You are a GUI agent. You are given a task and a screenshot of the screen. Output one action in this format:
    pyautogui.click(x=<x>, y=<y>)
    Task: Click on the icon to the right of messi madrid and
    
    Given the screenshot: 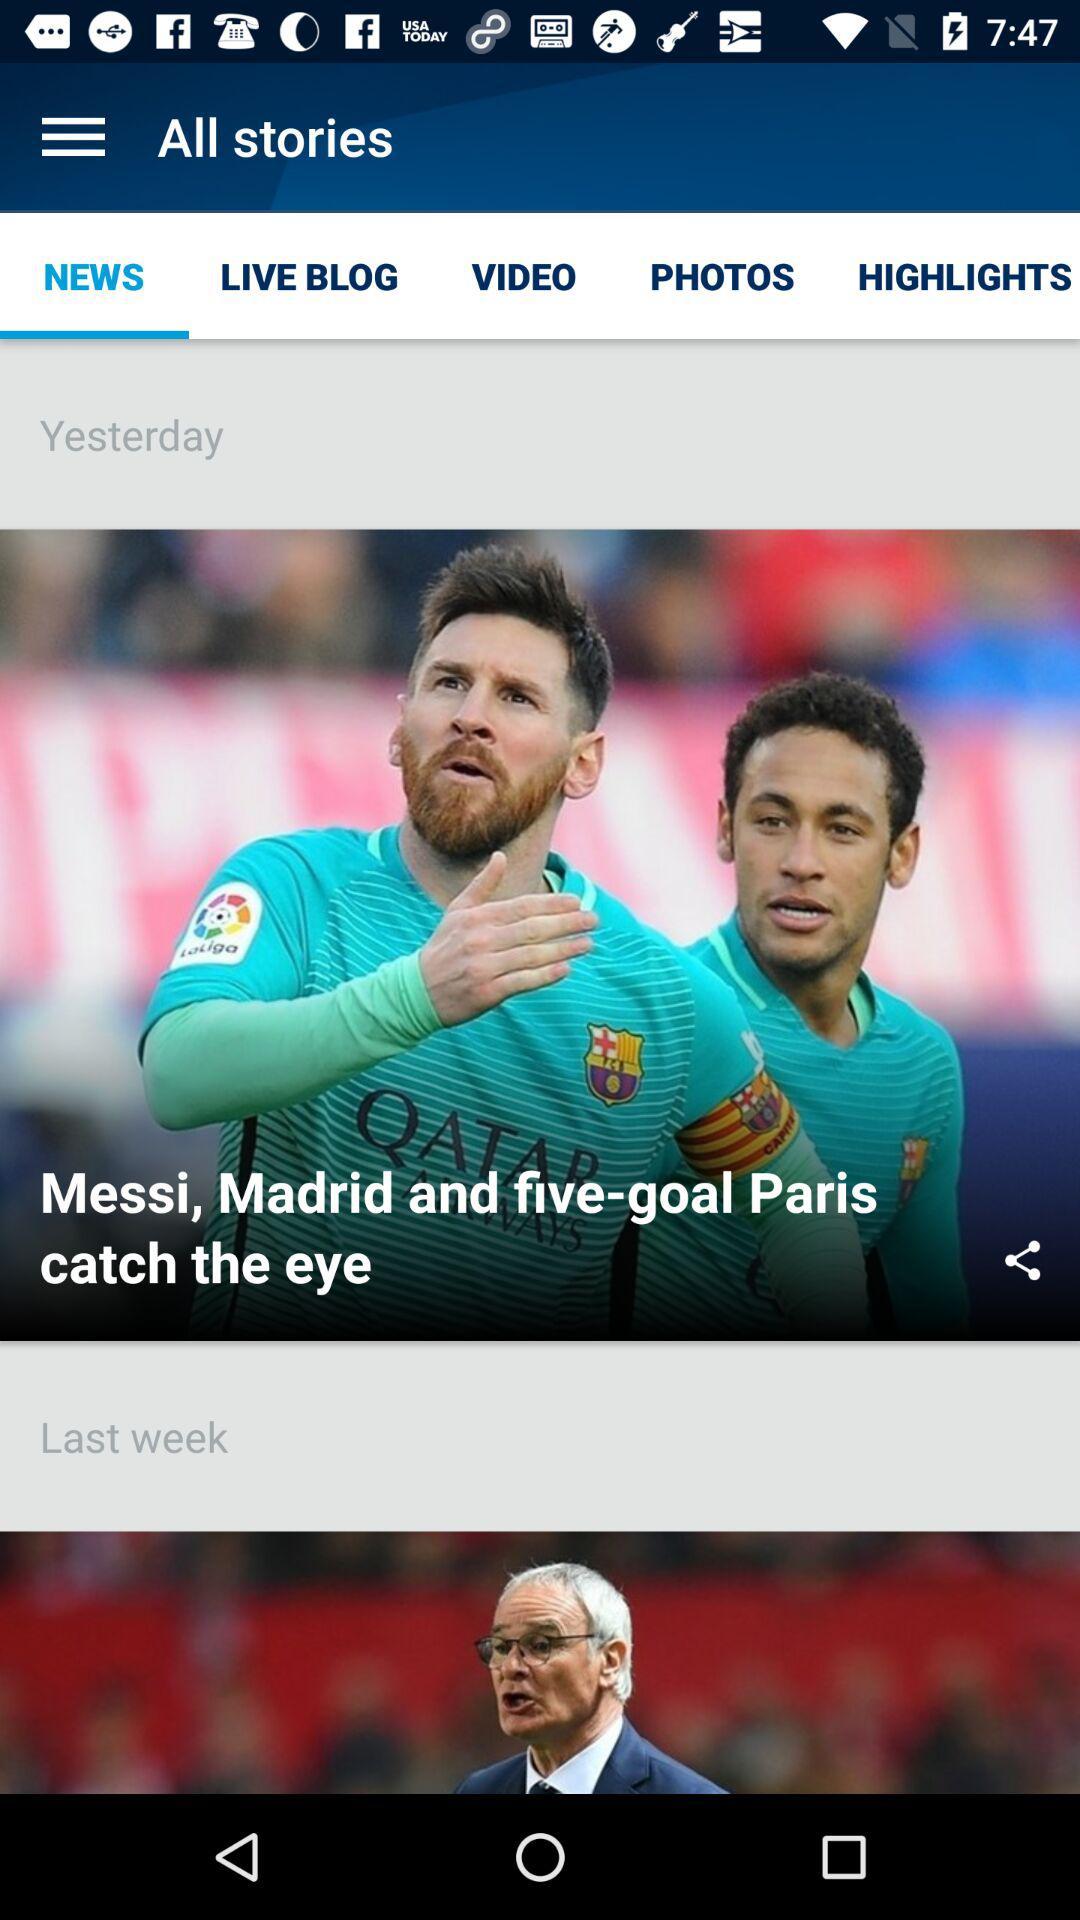 What is the action you would take?
    pyautogui.click(x=1022, y=1259)
    